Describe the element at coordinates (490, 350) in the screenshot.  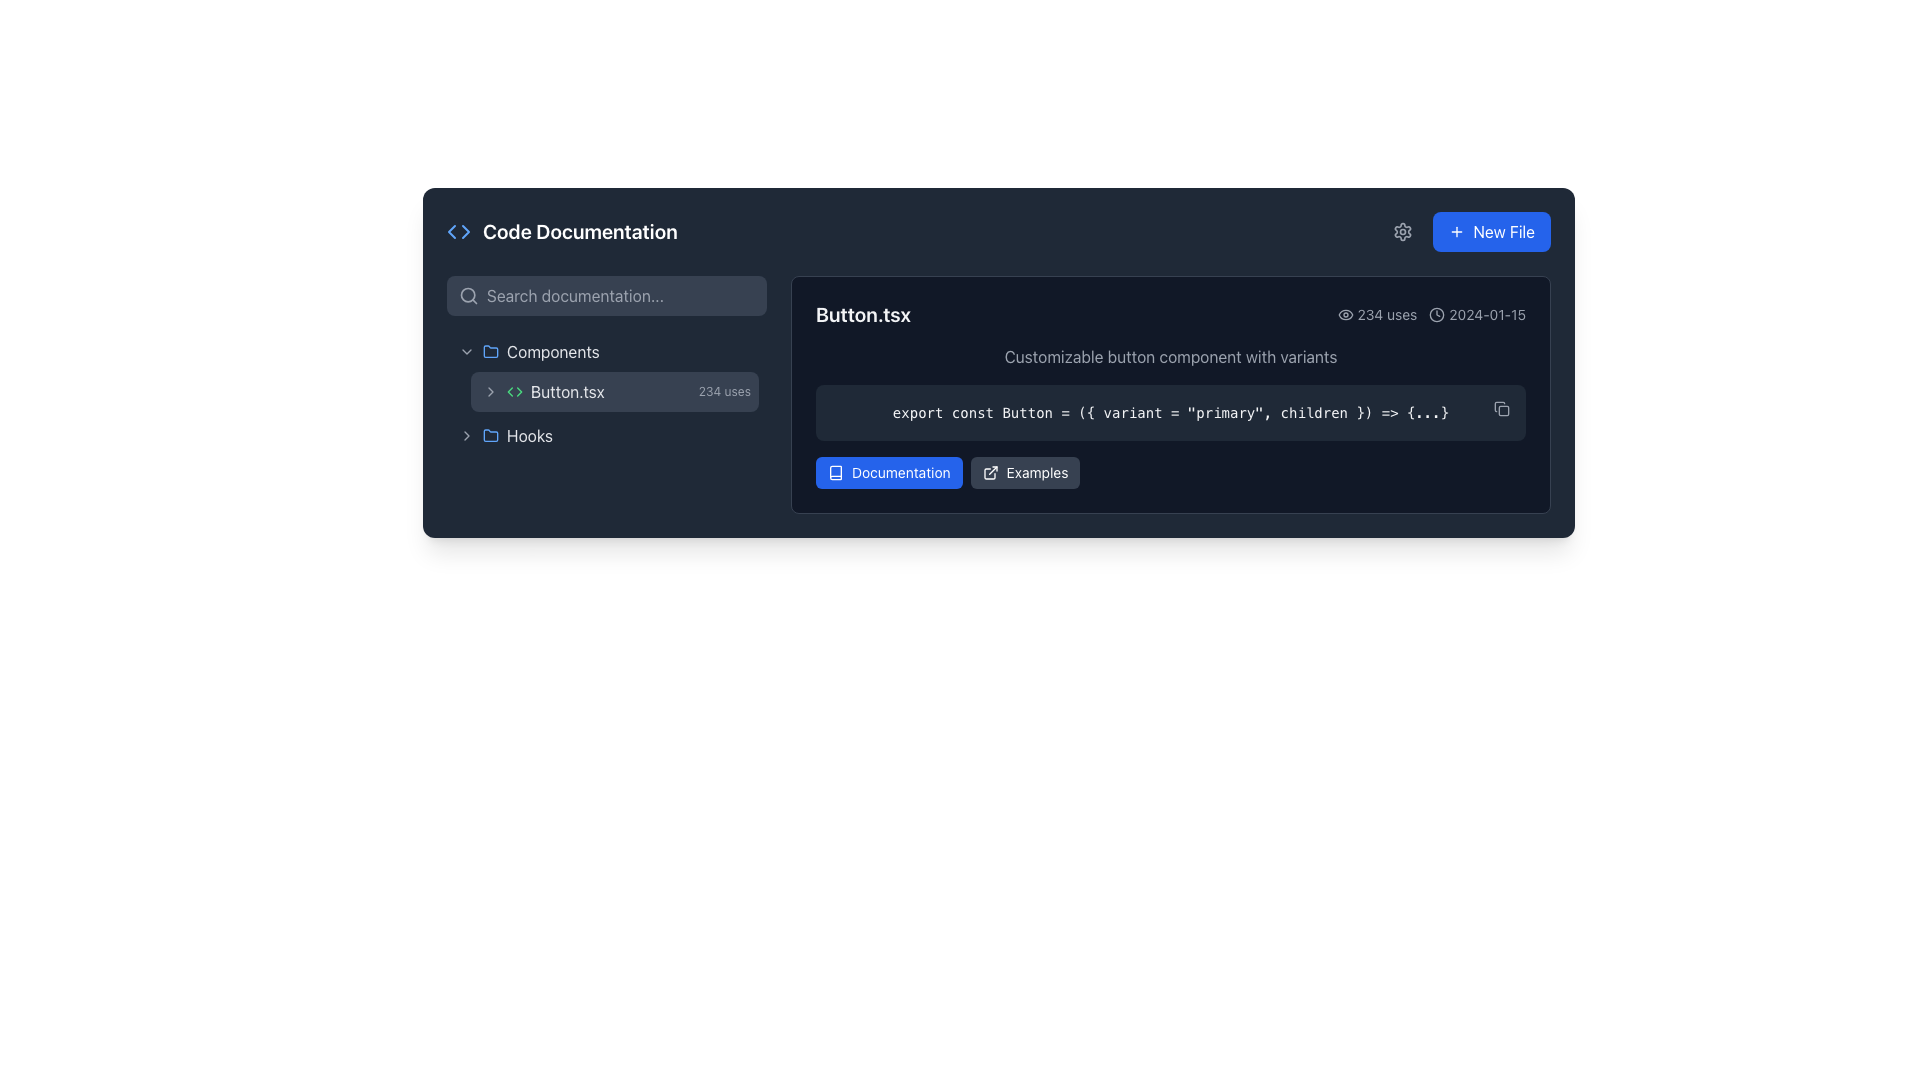
I see `the folder icon located in the left navigation bar under the 'Components' section` at that location.